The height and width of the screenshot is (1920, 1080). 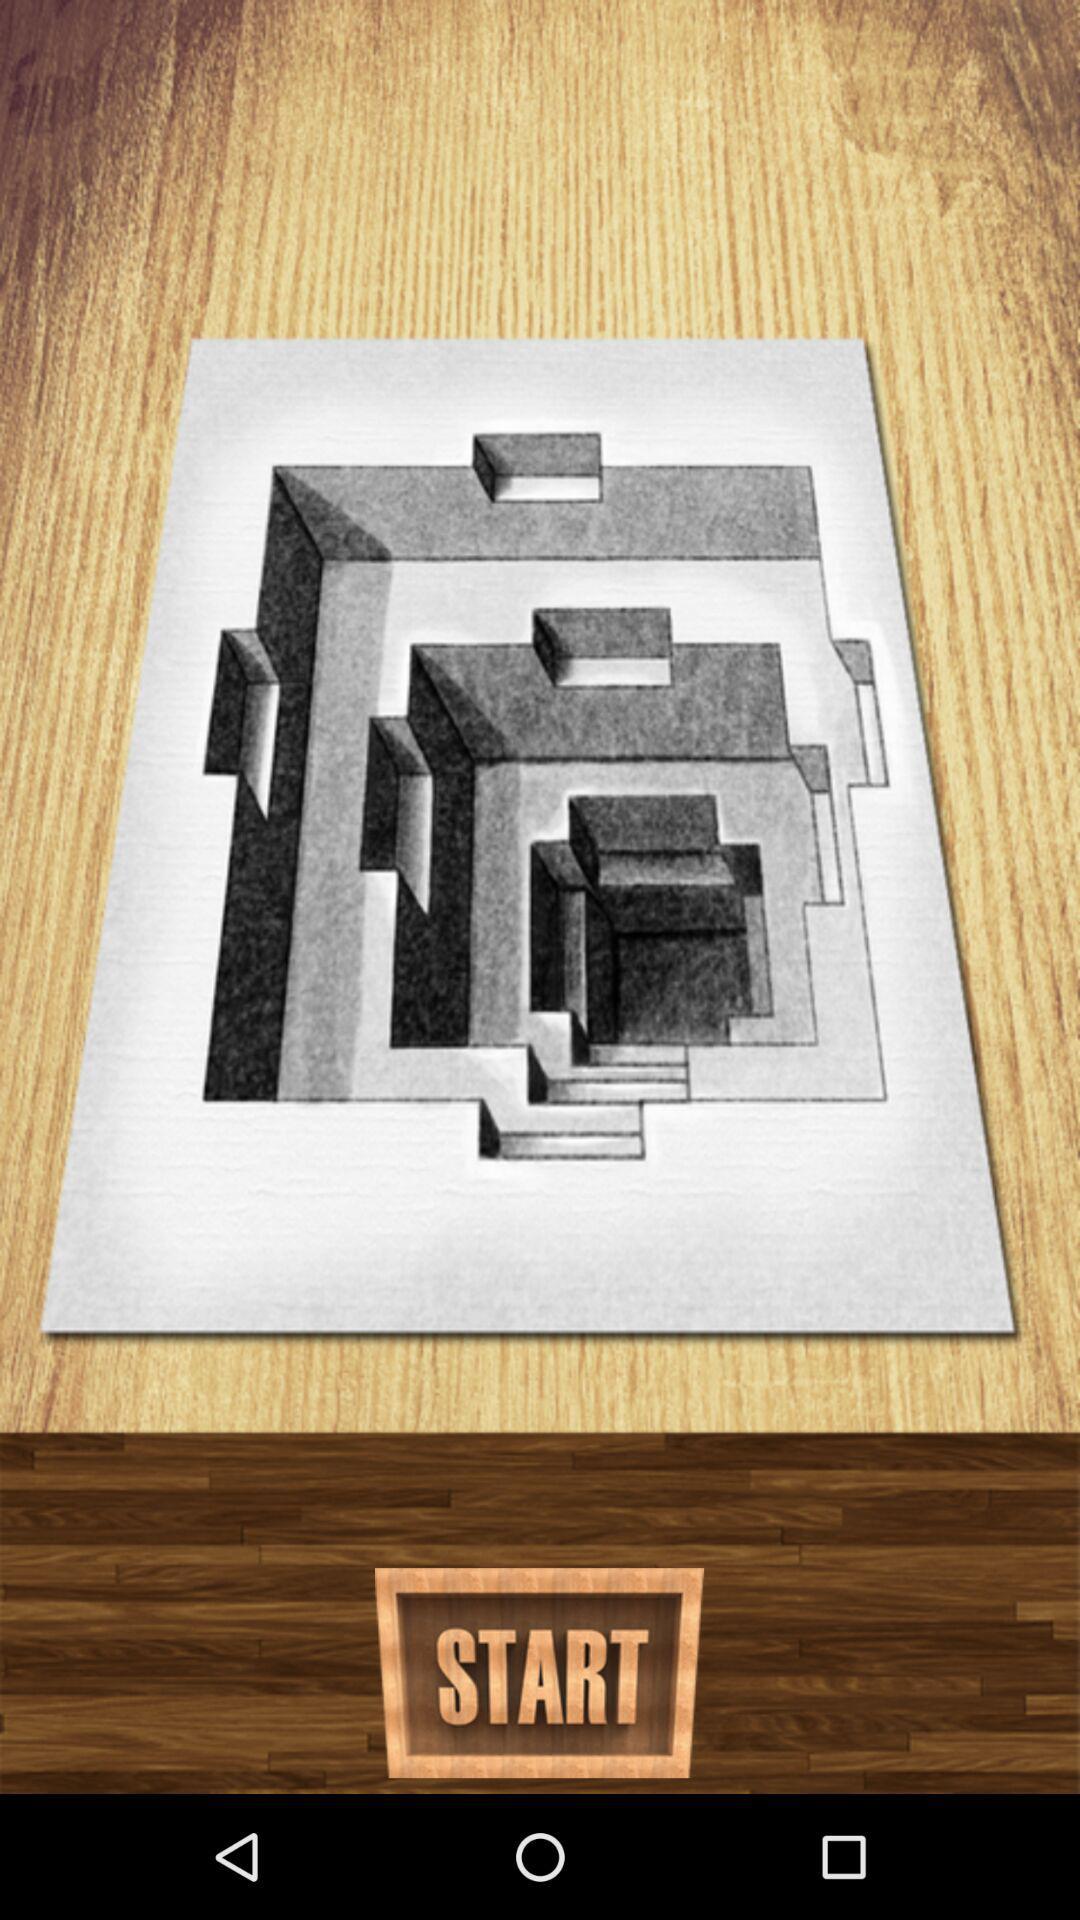 What do you see at coordinates (538, 1673) in the screenshot?
I see `start` at bounding box center [538, 1673].